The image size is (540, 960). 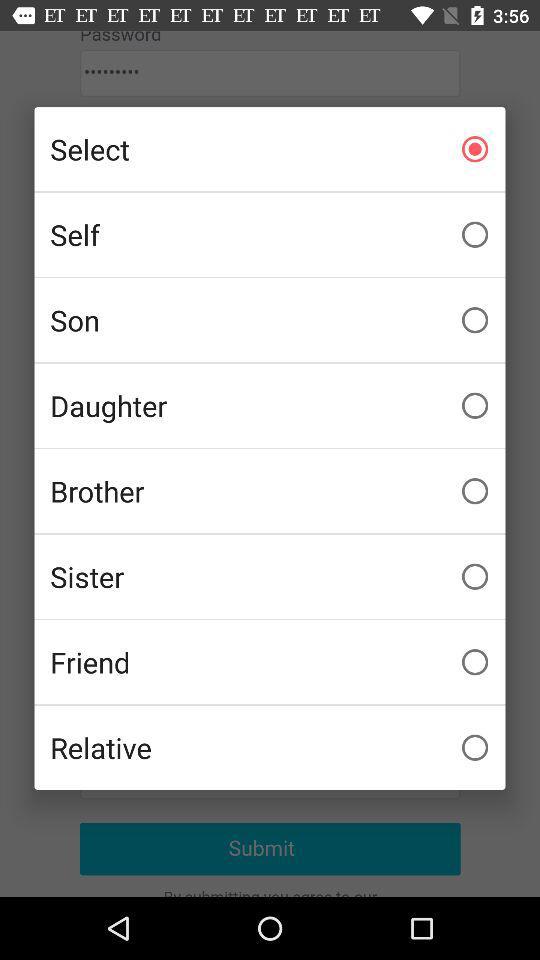 I want to click on the brother icon, so click(x=270, y=490).